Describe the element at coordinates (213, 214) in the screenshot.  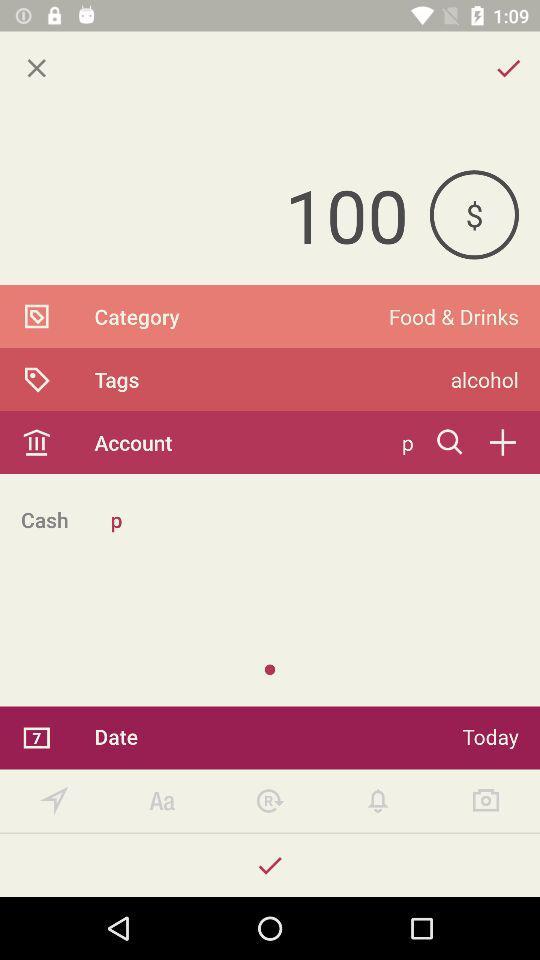
I see `the item to the left of $ icon` at that location.